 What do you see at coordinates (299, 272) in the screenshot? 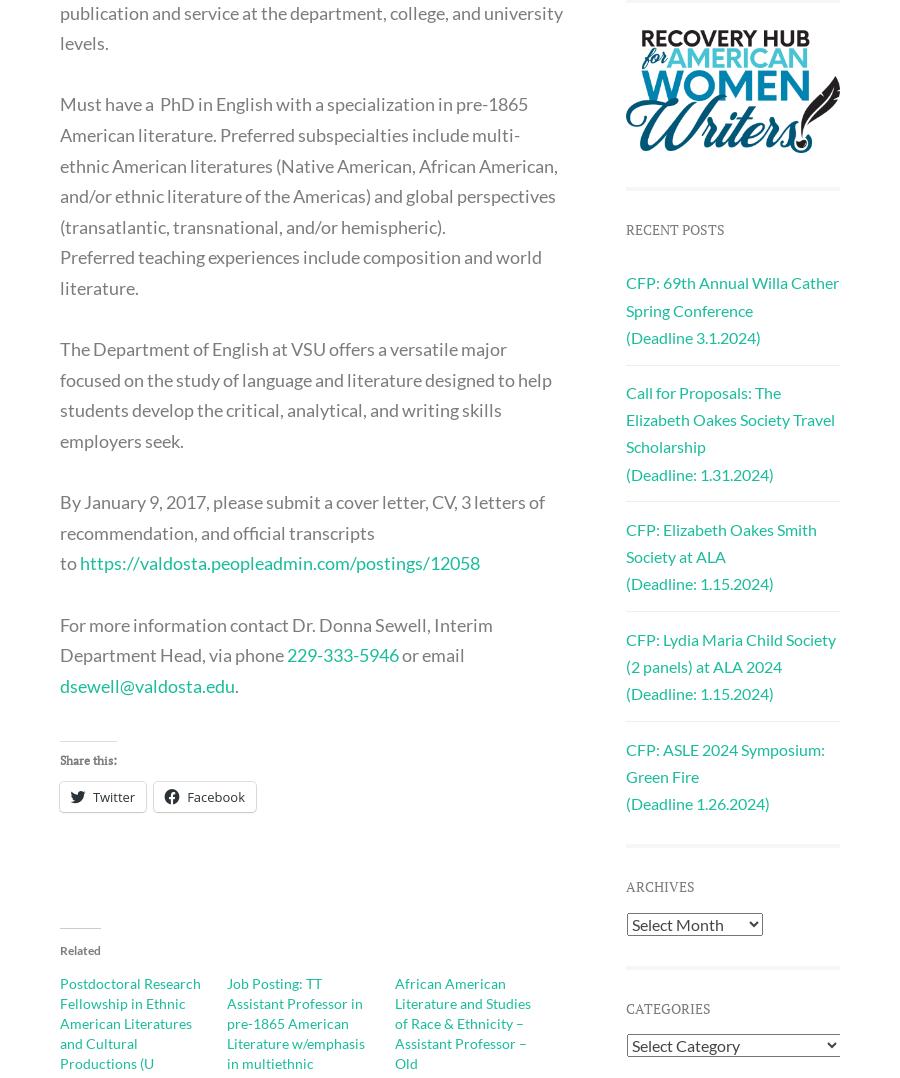
I see `'Preferred teaching experiences include composition and world literature.'` at bounding box center [299, 272].